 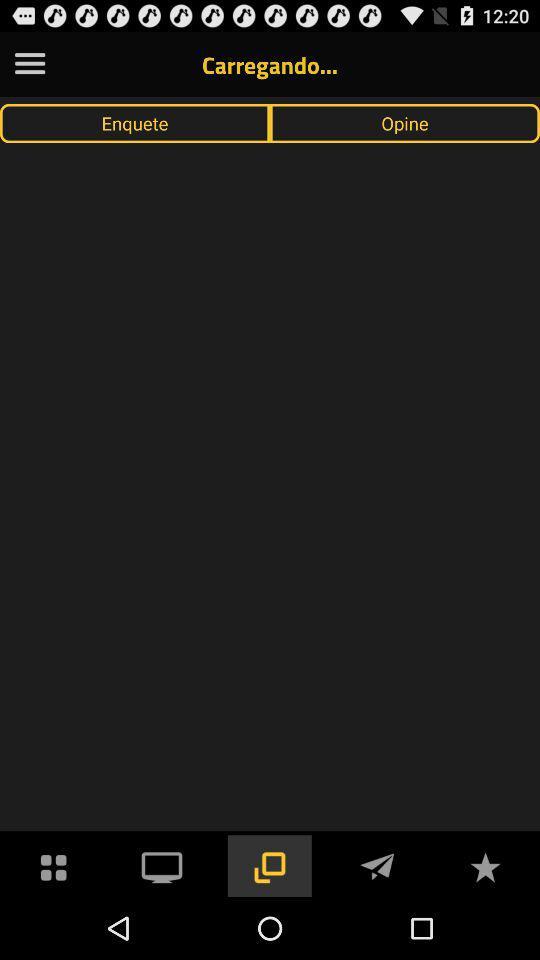 I want to click on the item next to carregando... item, so click(x=29, y=64).